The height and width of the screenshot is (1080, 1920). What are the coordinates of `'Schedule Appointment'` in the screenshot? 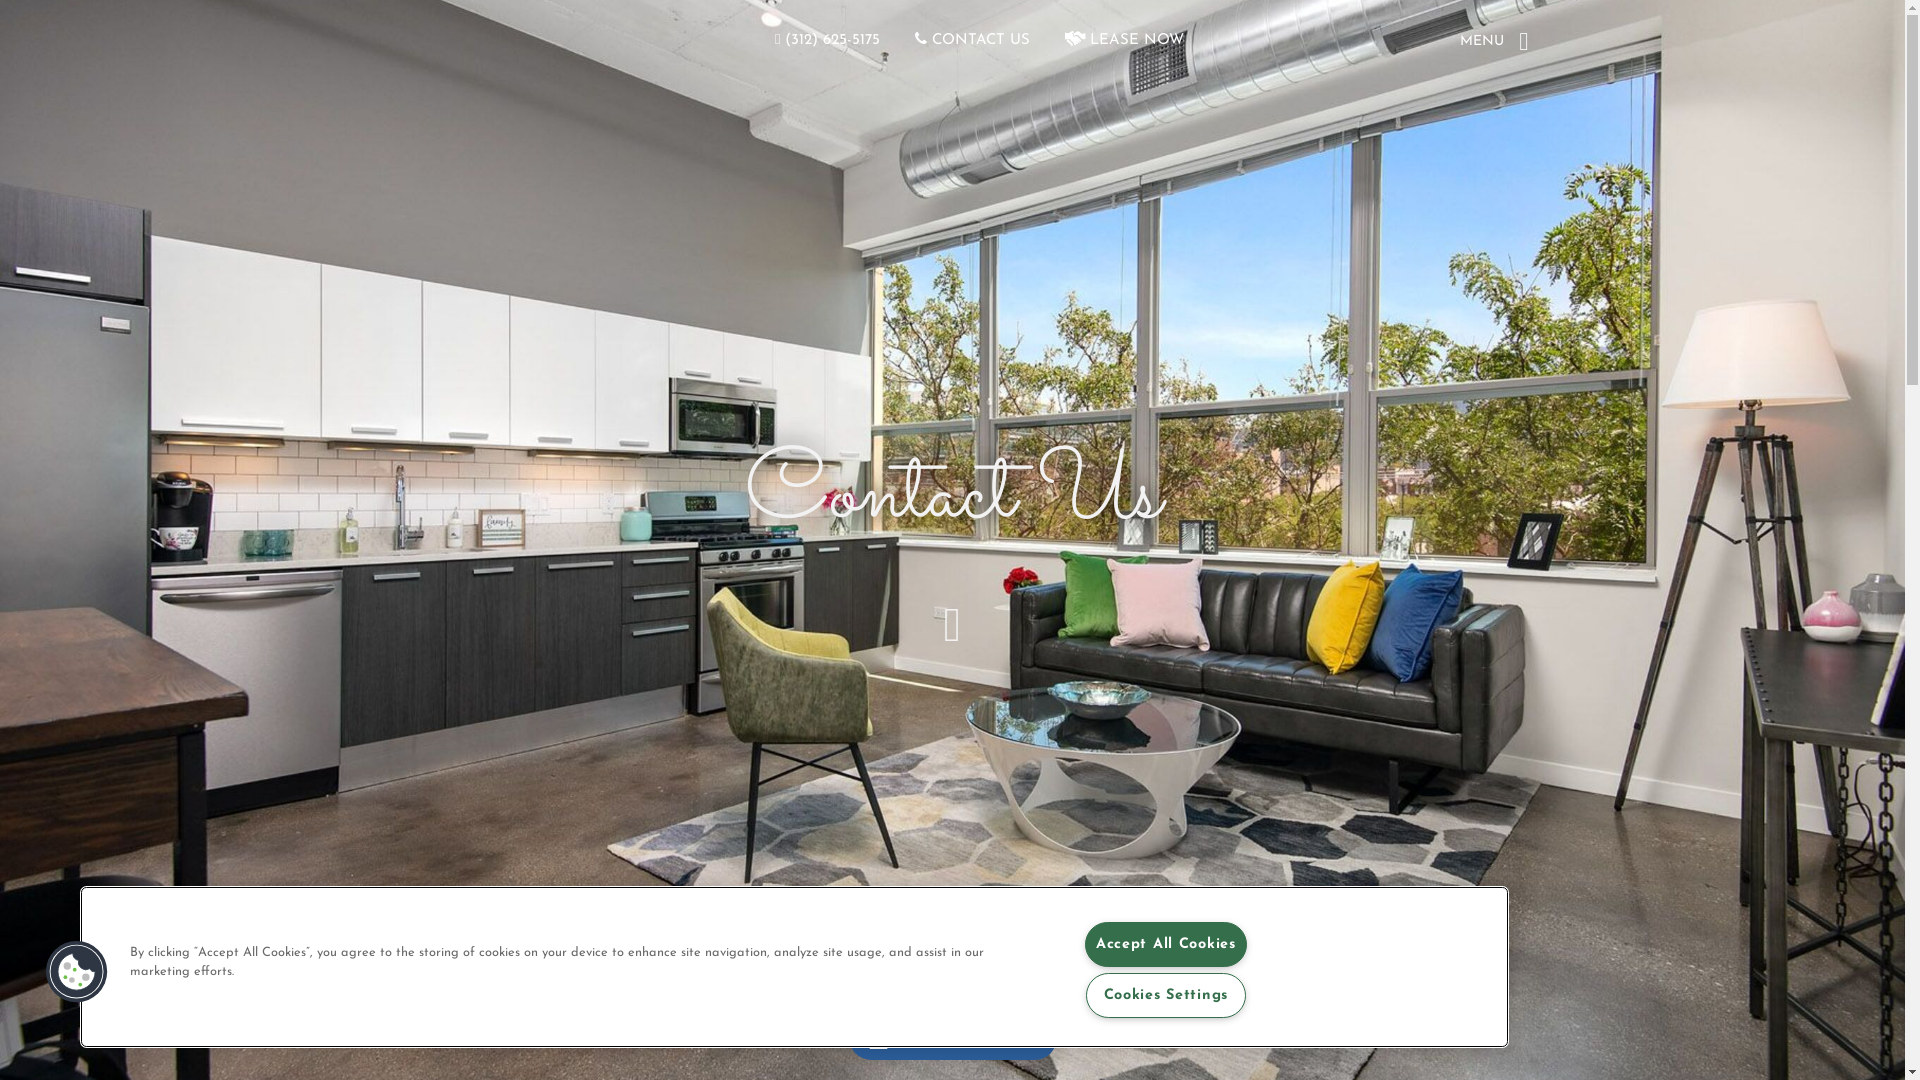 It's located at (848, 1036).